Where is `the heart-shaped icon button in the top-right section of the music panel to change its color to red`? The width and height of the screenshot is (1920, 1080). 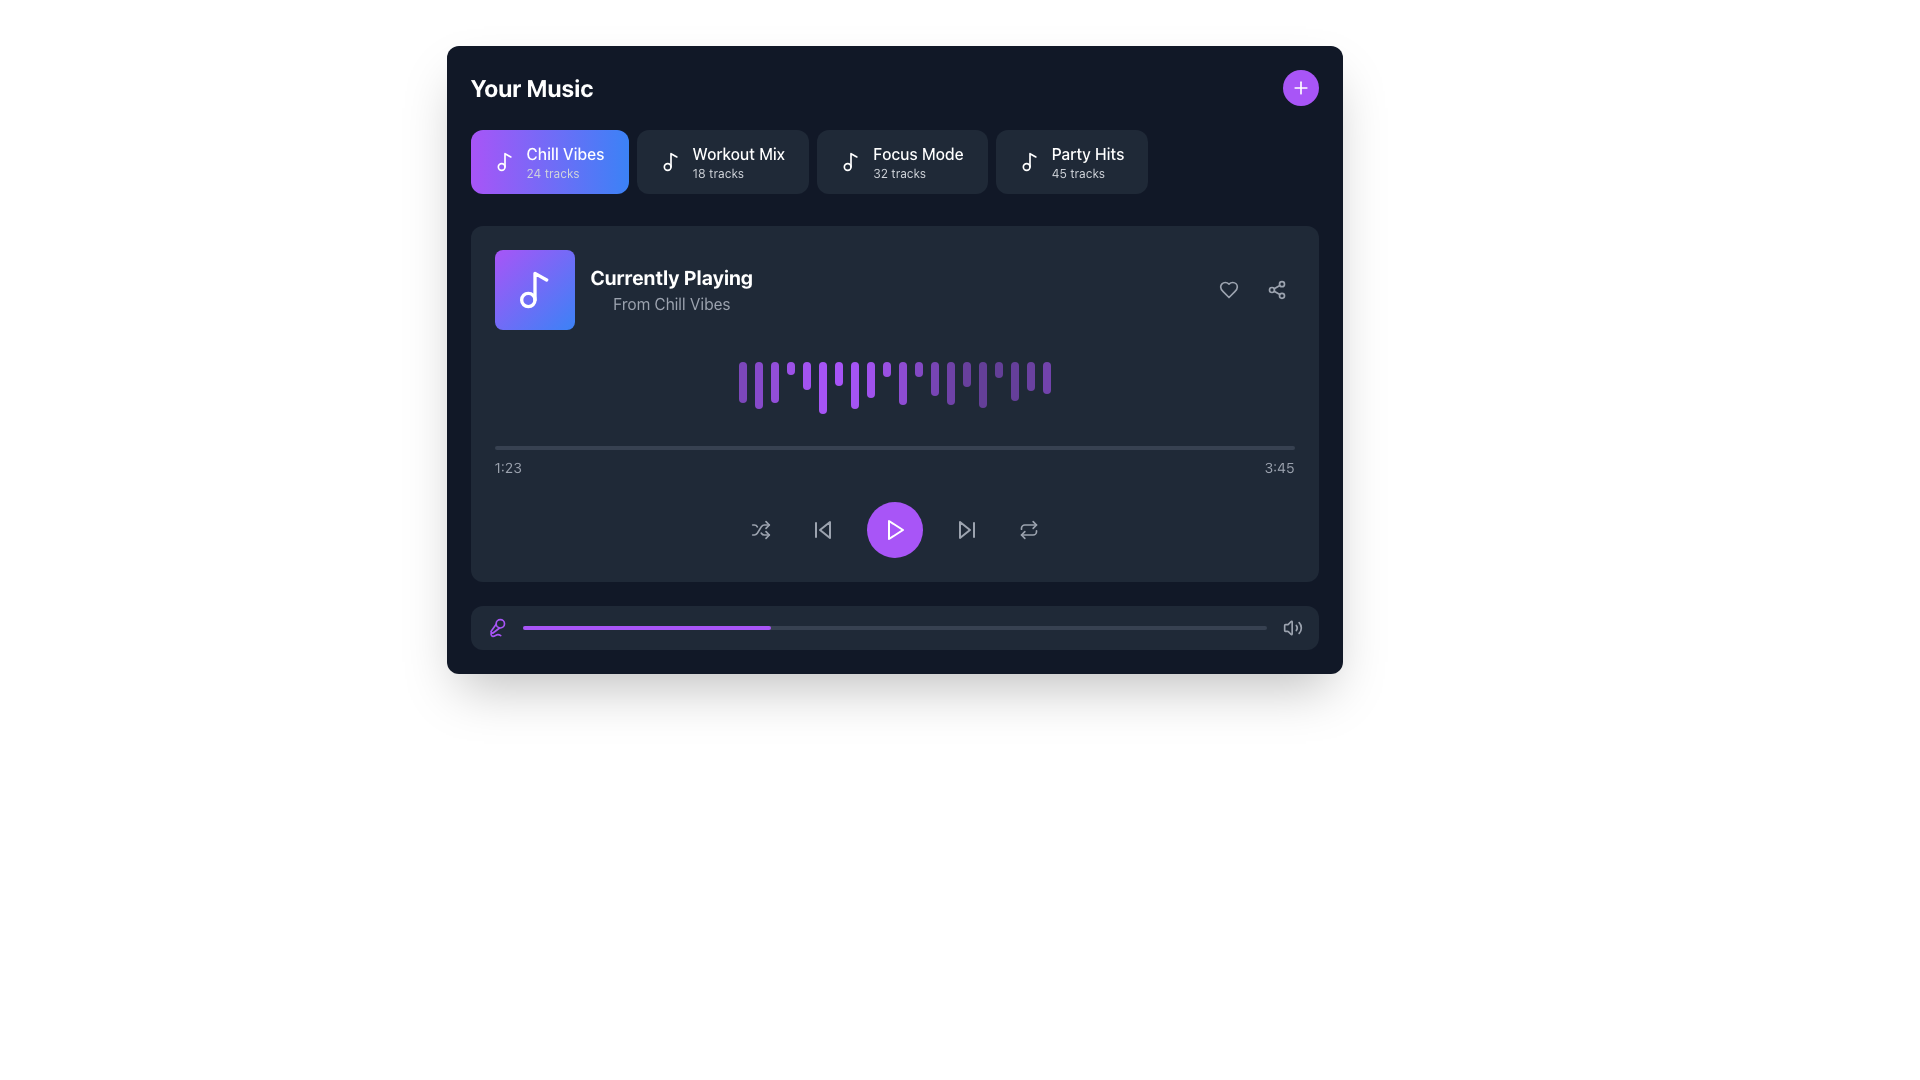 the heart-shaped icon button in the top-right section of the music panel to change its color to red is located at coordinates (1227, 289).